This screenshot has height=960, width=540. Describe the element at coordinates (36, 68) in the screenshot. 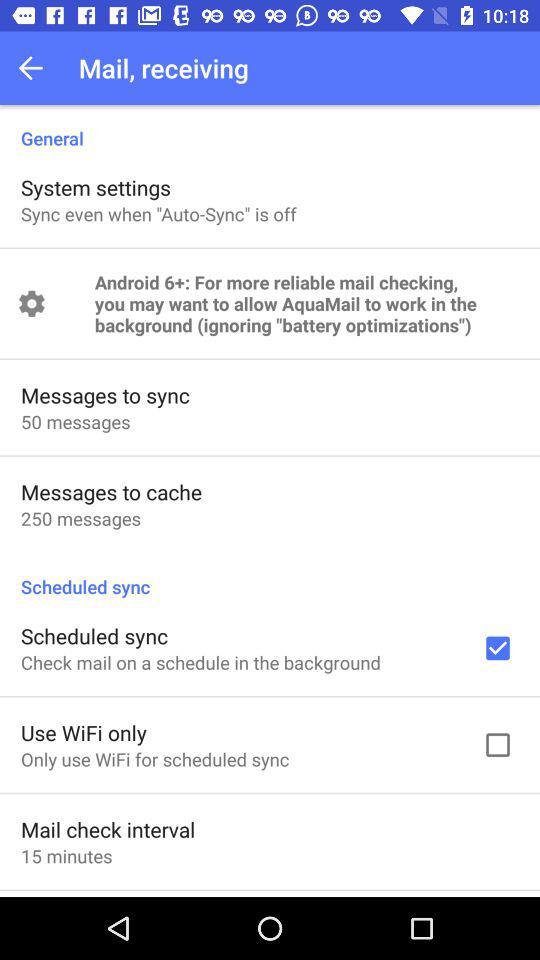

I see `app next to the mail, receiving app` at that location.